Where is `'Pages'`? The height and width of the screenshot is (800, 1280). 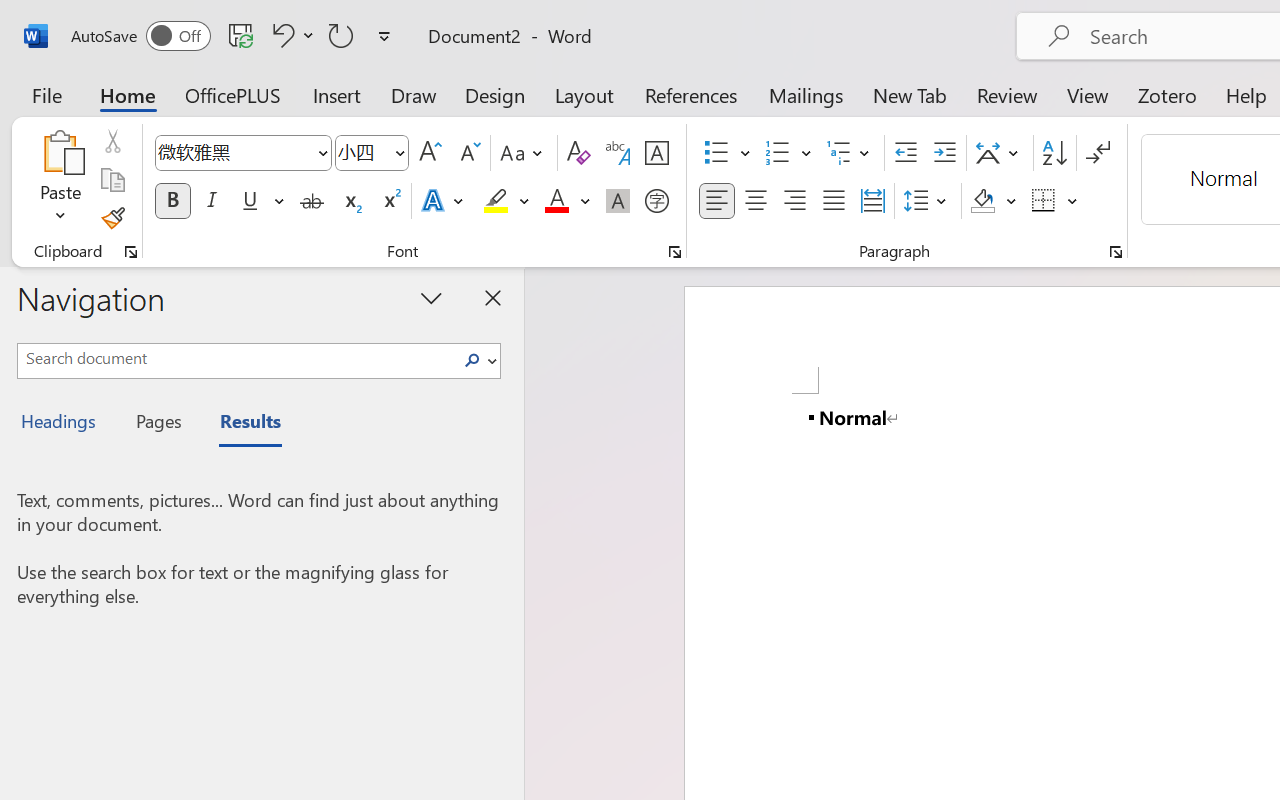
'Pages' is located at coordinates (155, 424).